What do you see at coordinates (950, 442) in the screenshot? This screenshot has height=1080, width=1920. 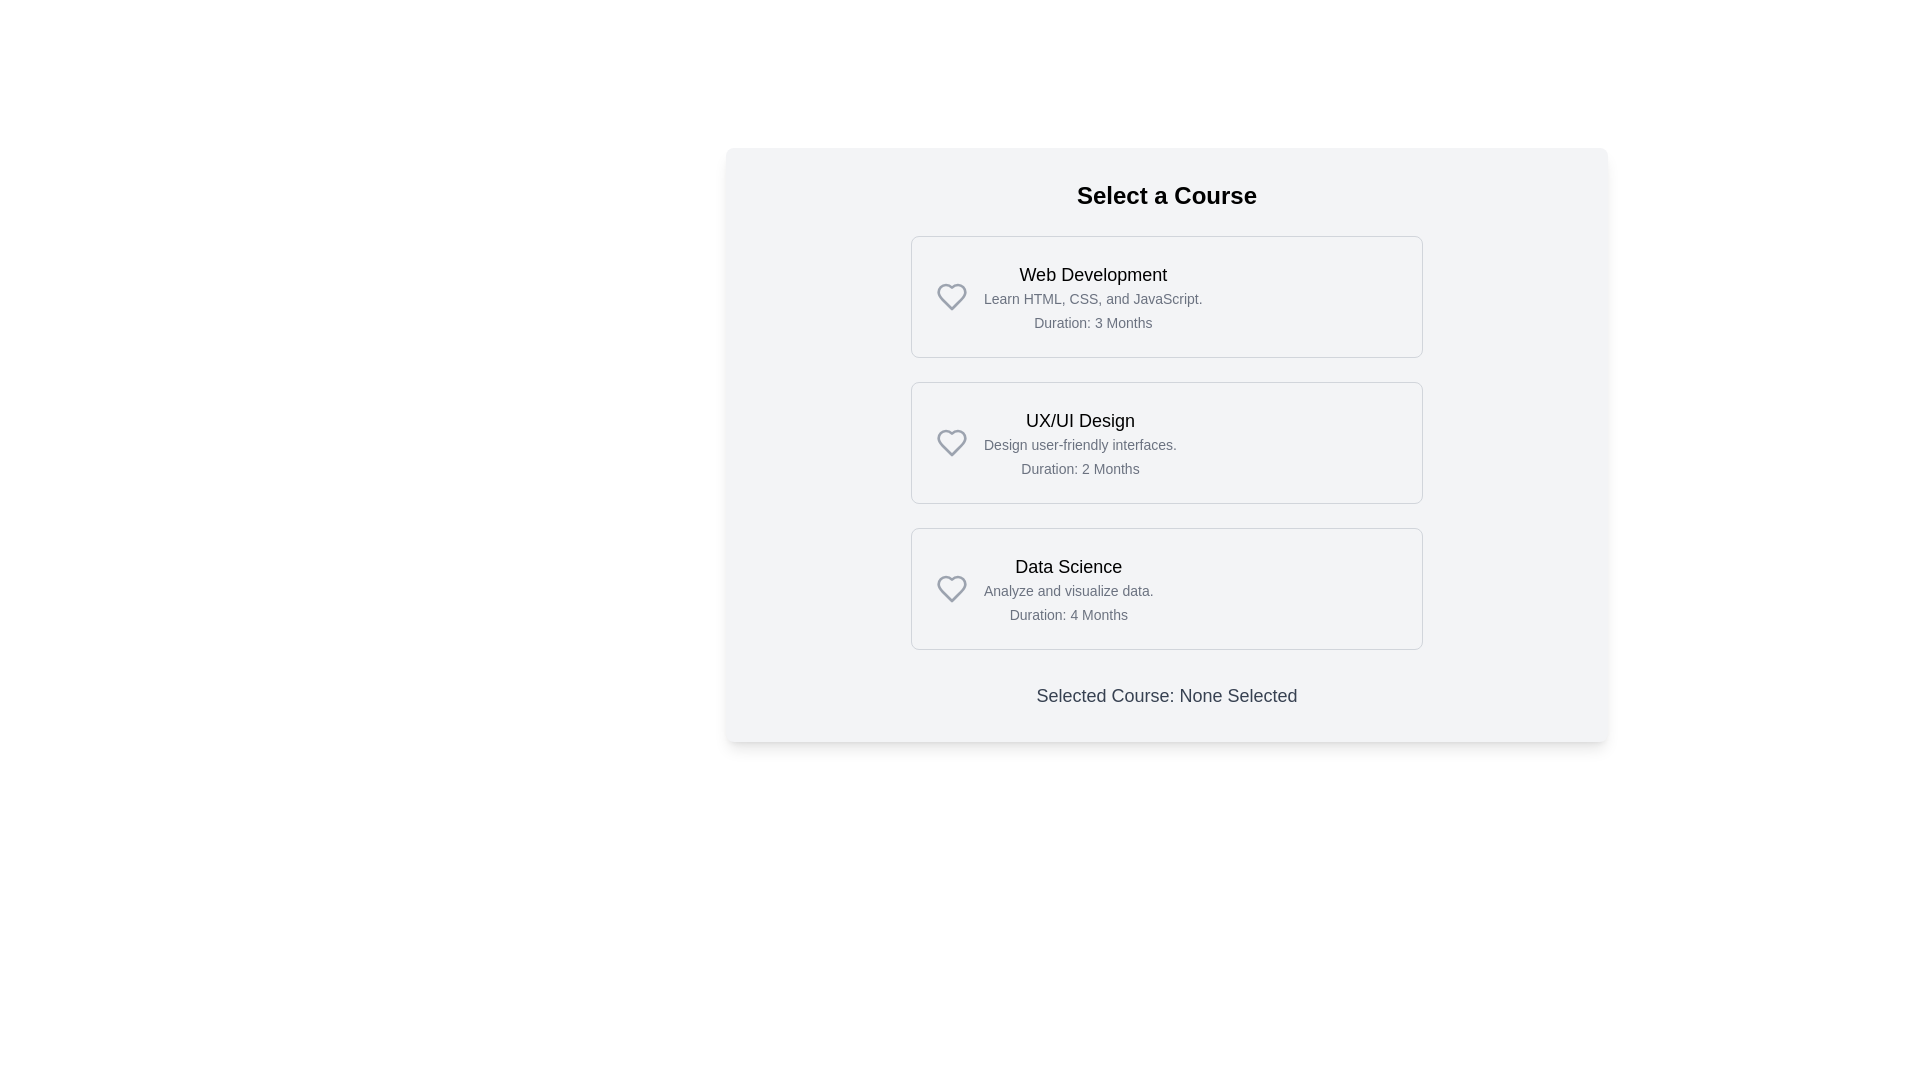 I see `the heart icon that signifies 'like' or 'favorite' status for the 'UX/UI Design' course, located in the second box of the course listing` at bounding box center [950, 442].